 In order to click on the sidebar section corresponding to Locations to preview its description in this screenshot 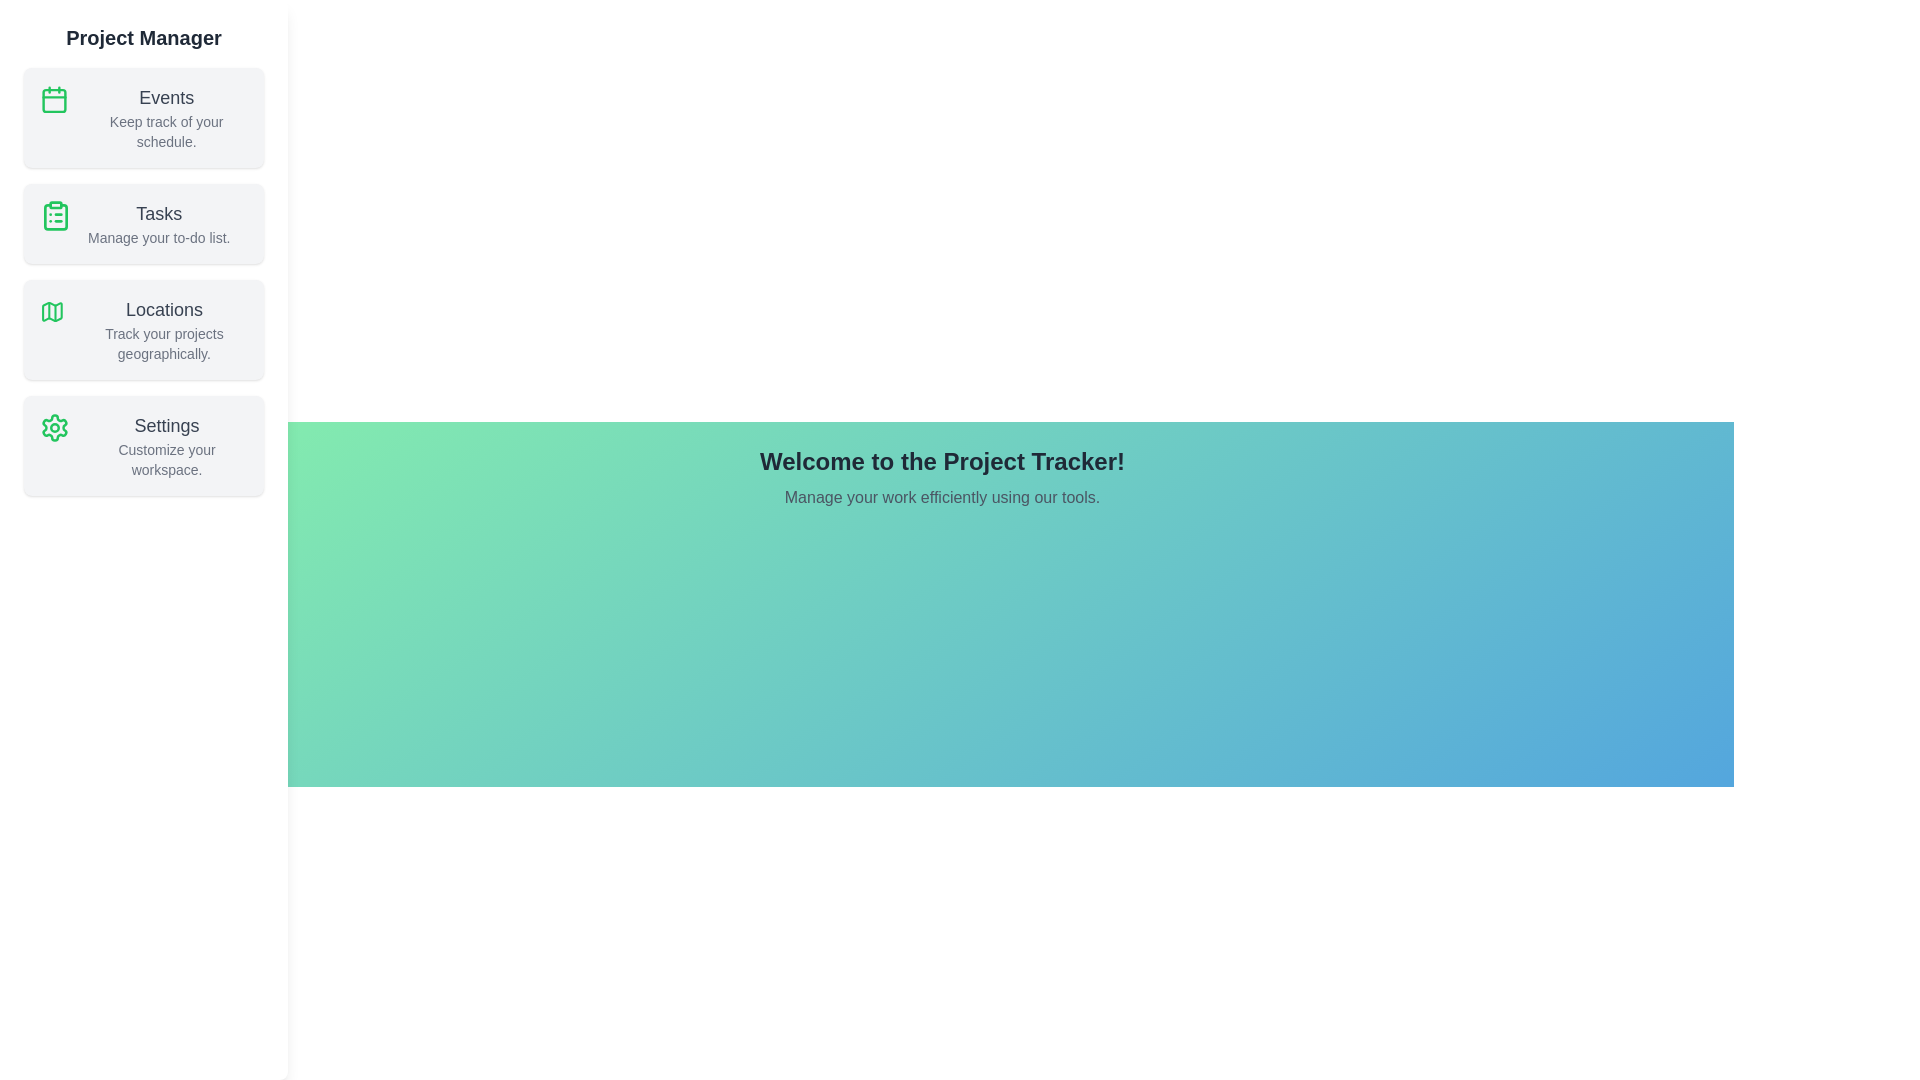, I will do `click(143, 329)`.